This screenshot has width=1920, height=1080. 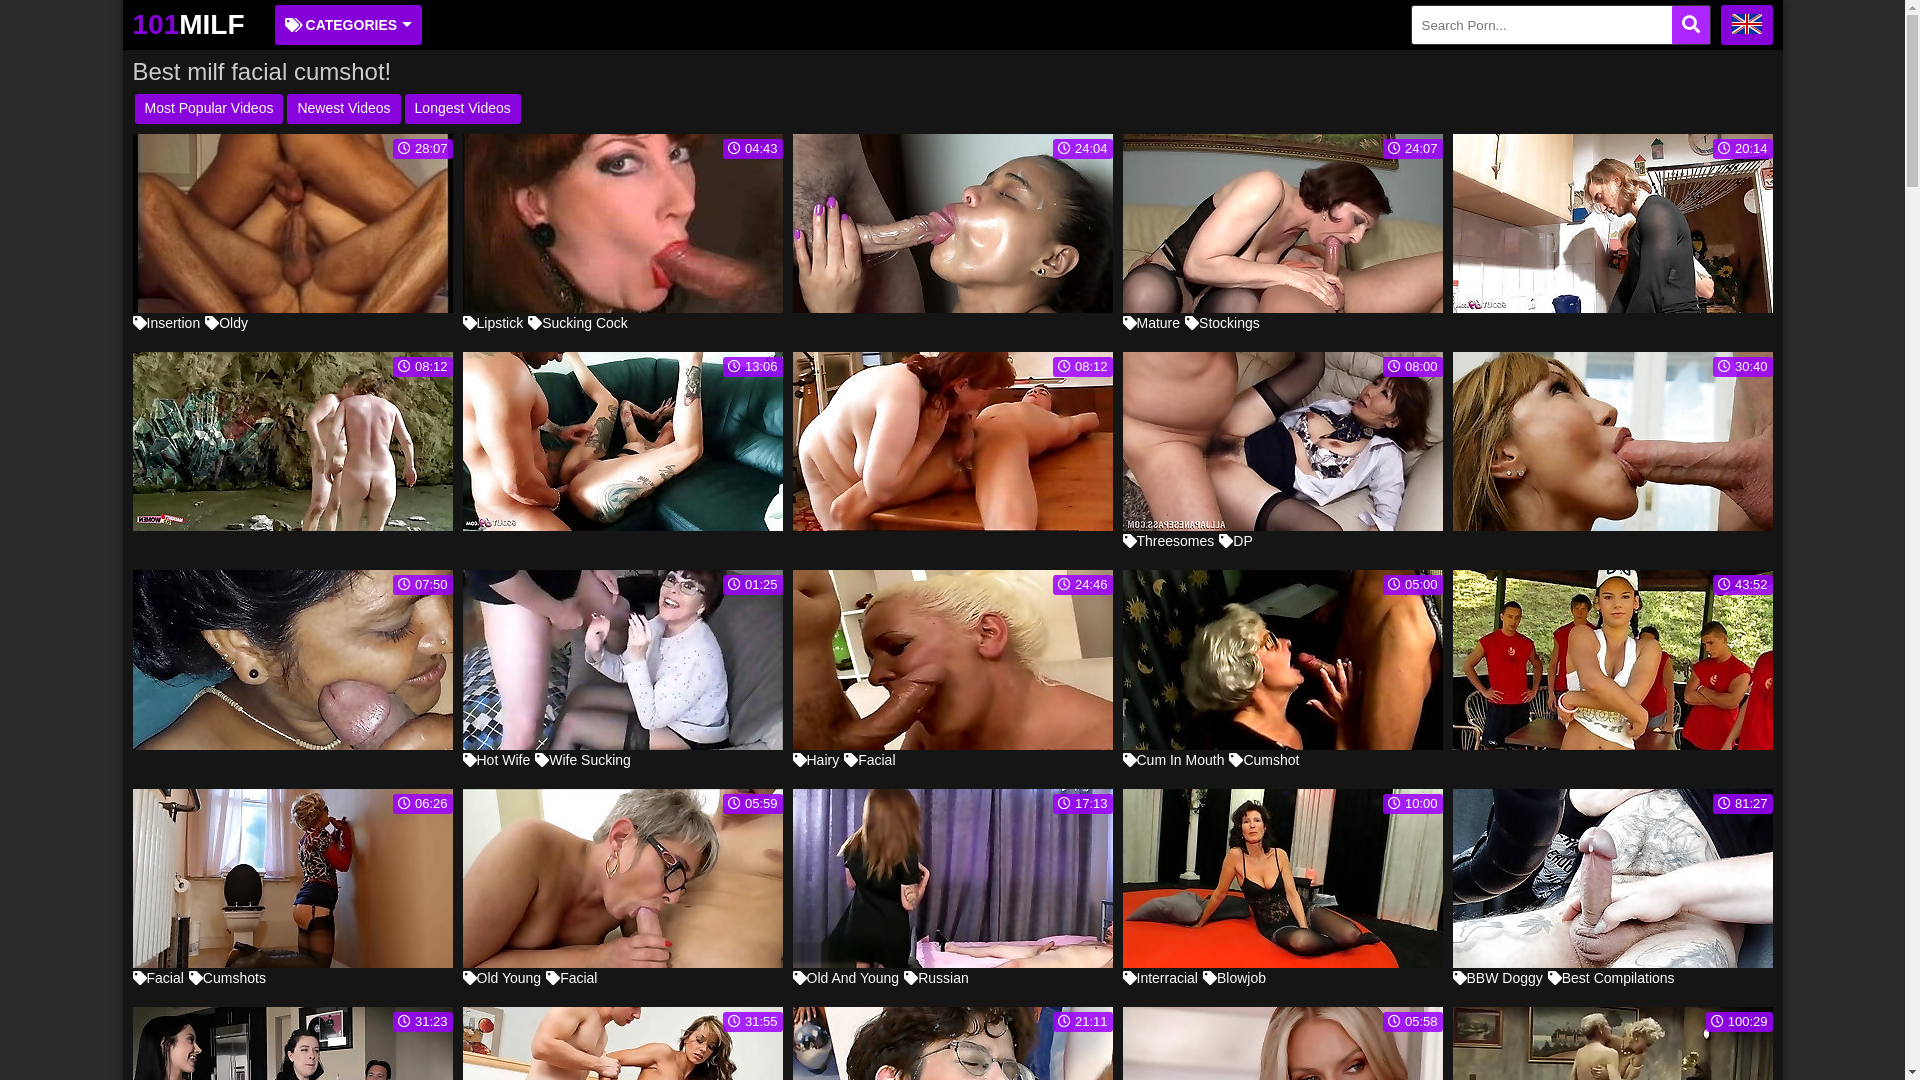 What do you see at coordinates (501, 977) in the screenshot?
I see `'Old Young'` at bounding box center [501, 977].